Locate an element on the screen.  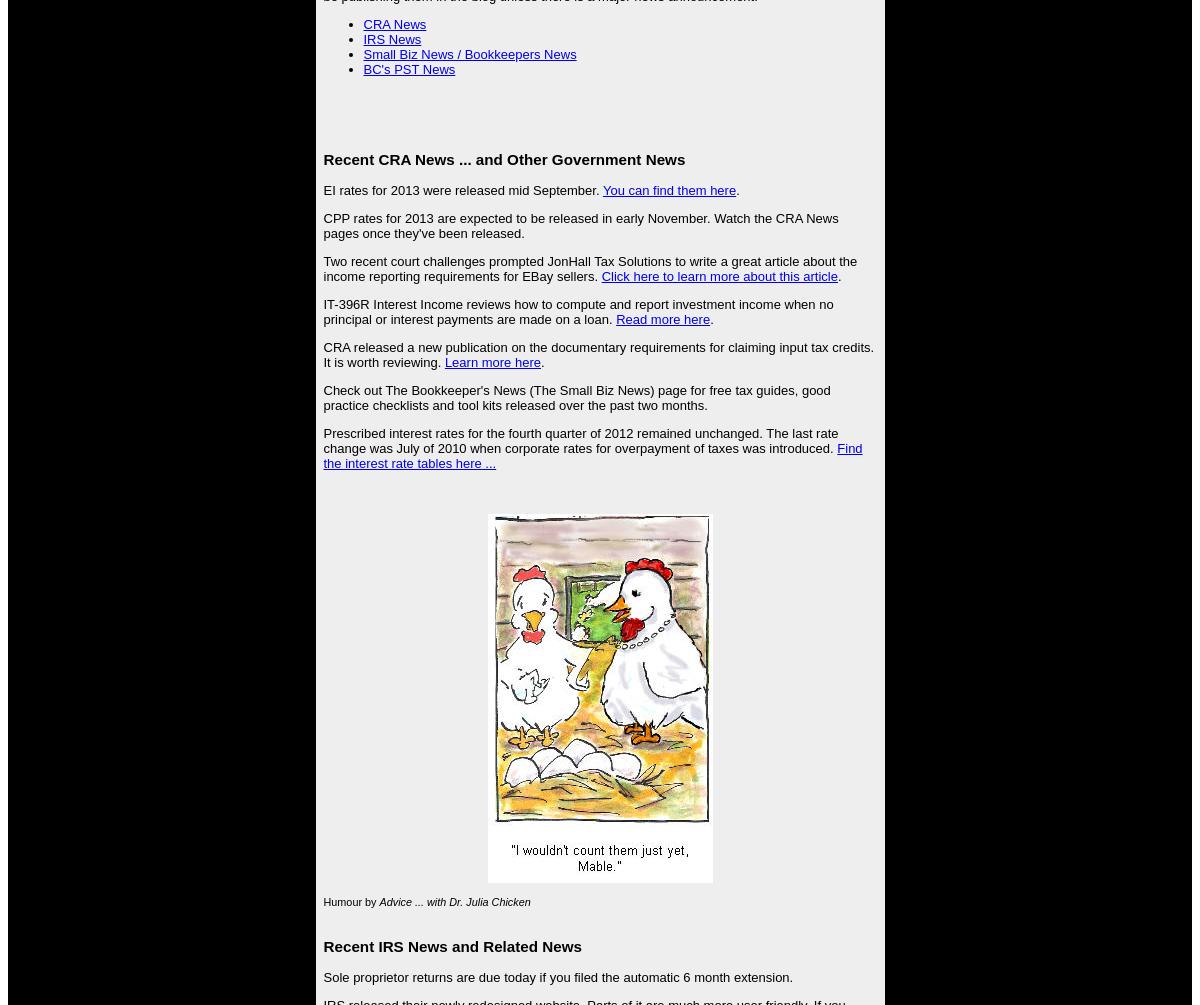
'Prescribed interest rates for the fourth quarter of 2012 remained unchanged. The last rate change was July of 2010 when corporate rates for overpayment of taxes was introduced.' is located at coordinates (579, 439).